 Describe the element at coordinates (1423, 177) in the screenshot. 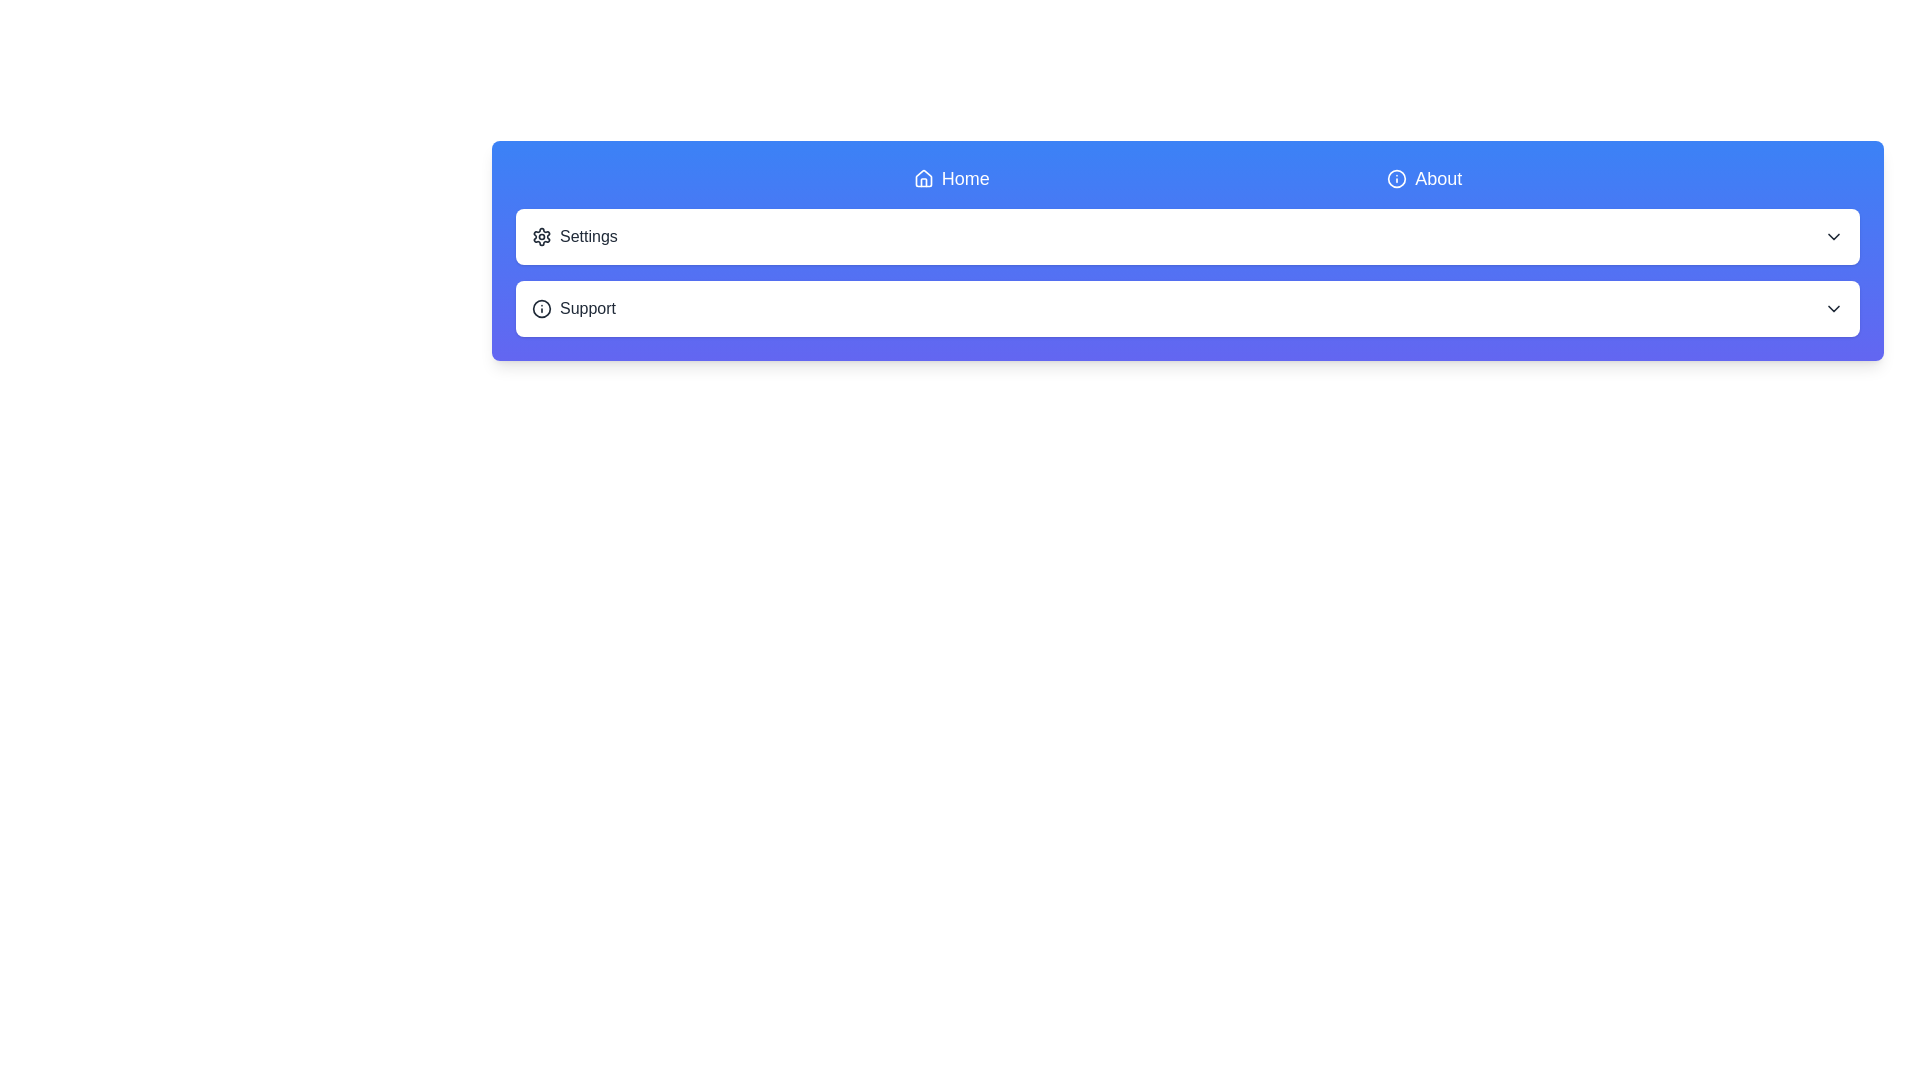

I see `the 'About' hyperlink located in the navigation bar, which features white text on a blue background and includes an information icon on the left` at that location.